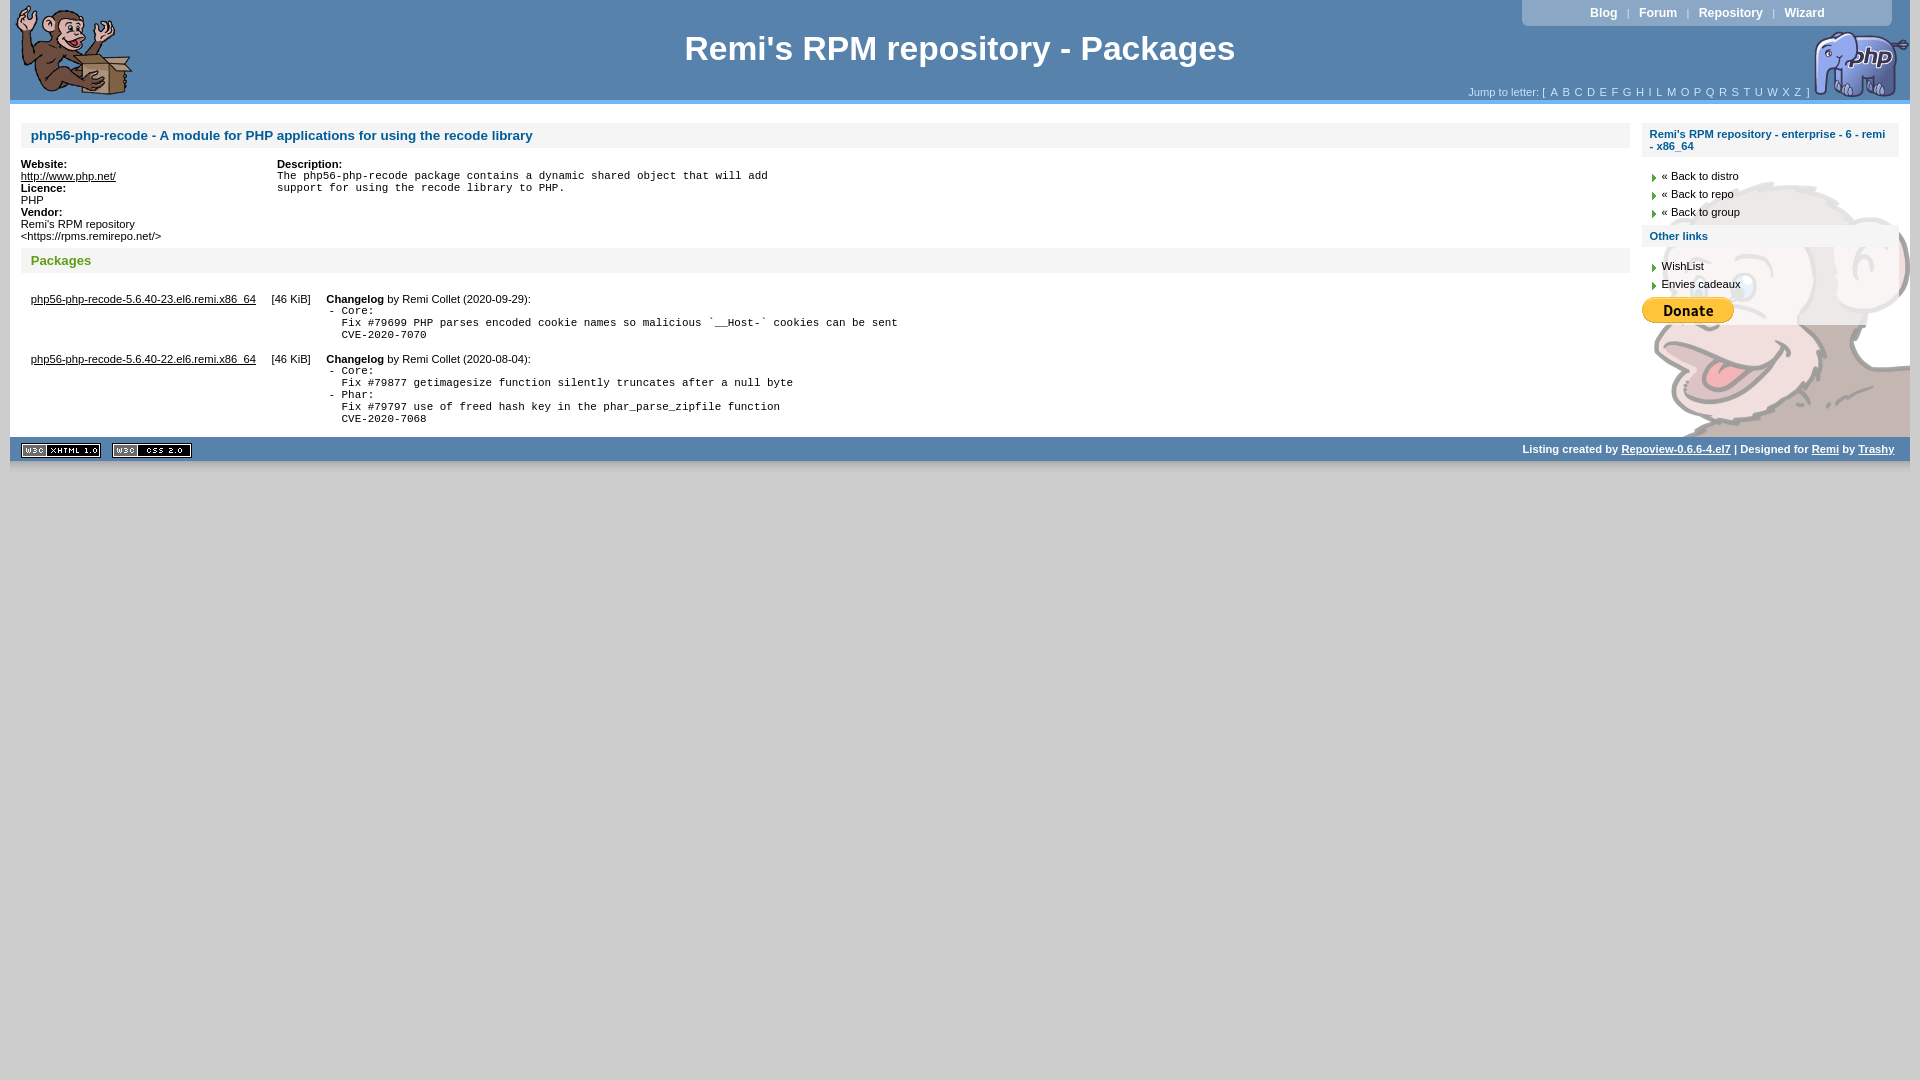  I want to click on 'X', so click(1785, 92).